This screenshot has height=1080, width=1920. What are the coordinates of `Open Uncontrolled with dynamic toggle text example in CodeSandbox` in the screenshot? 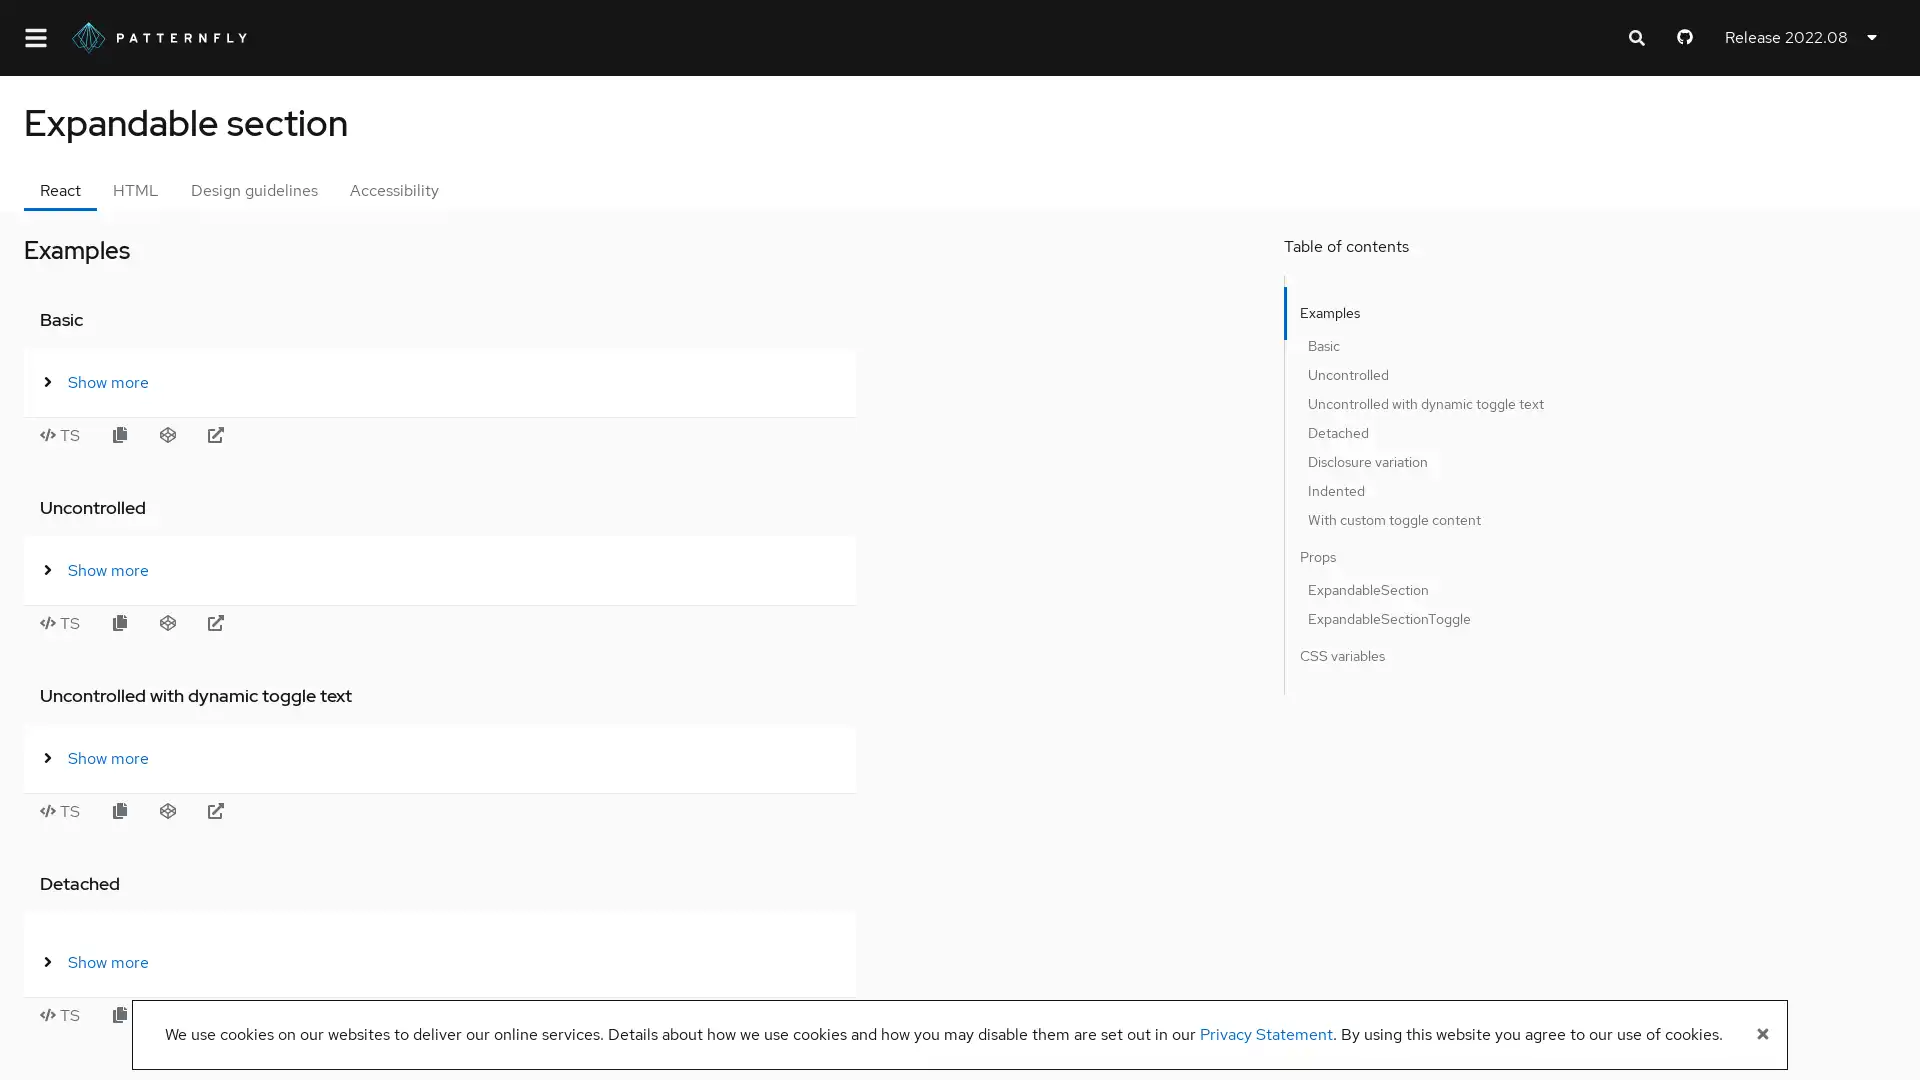 It's located at (456, 810).